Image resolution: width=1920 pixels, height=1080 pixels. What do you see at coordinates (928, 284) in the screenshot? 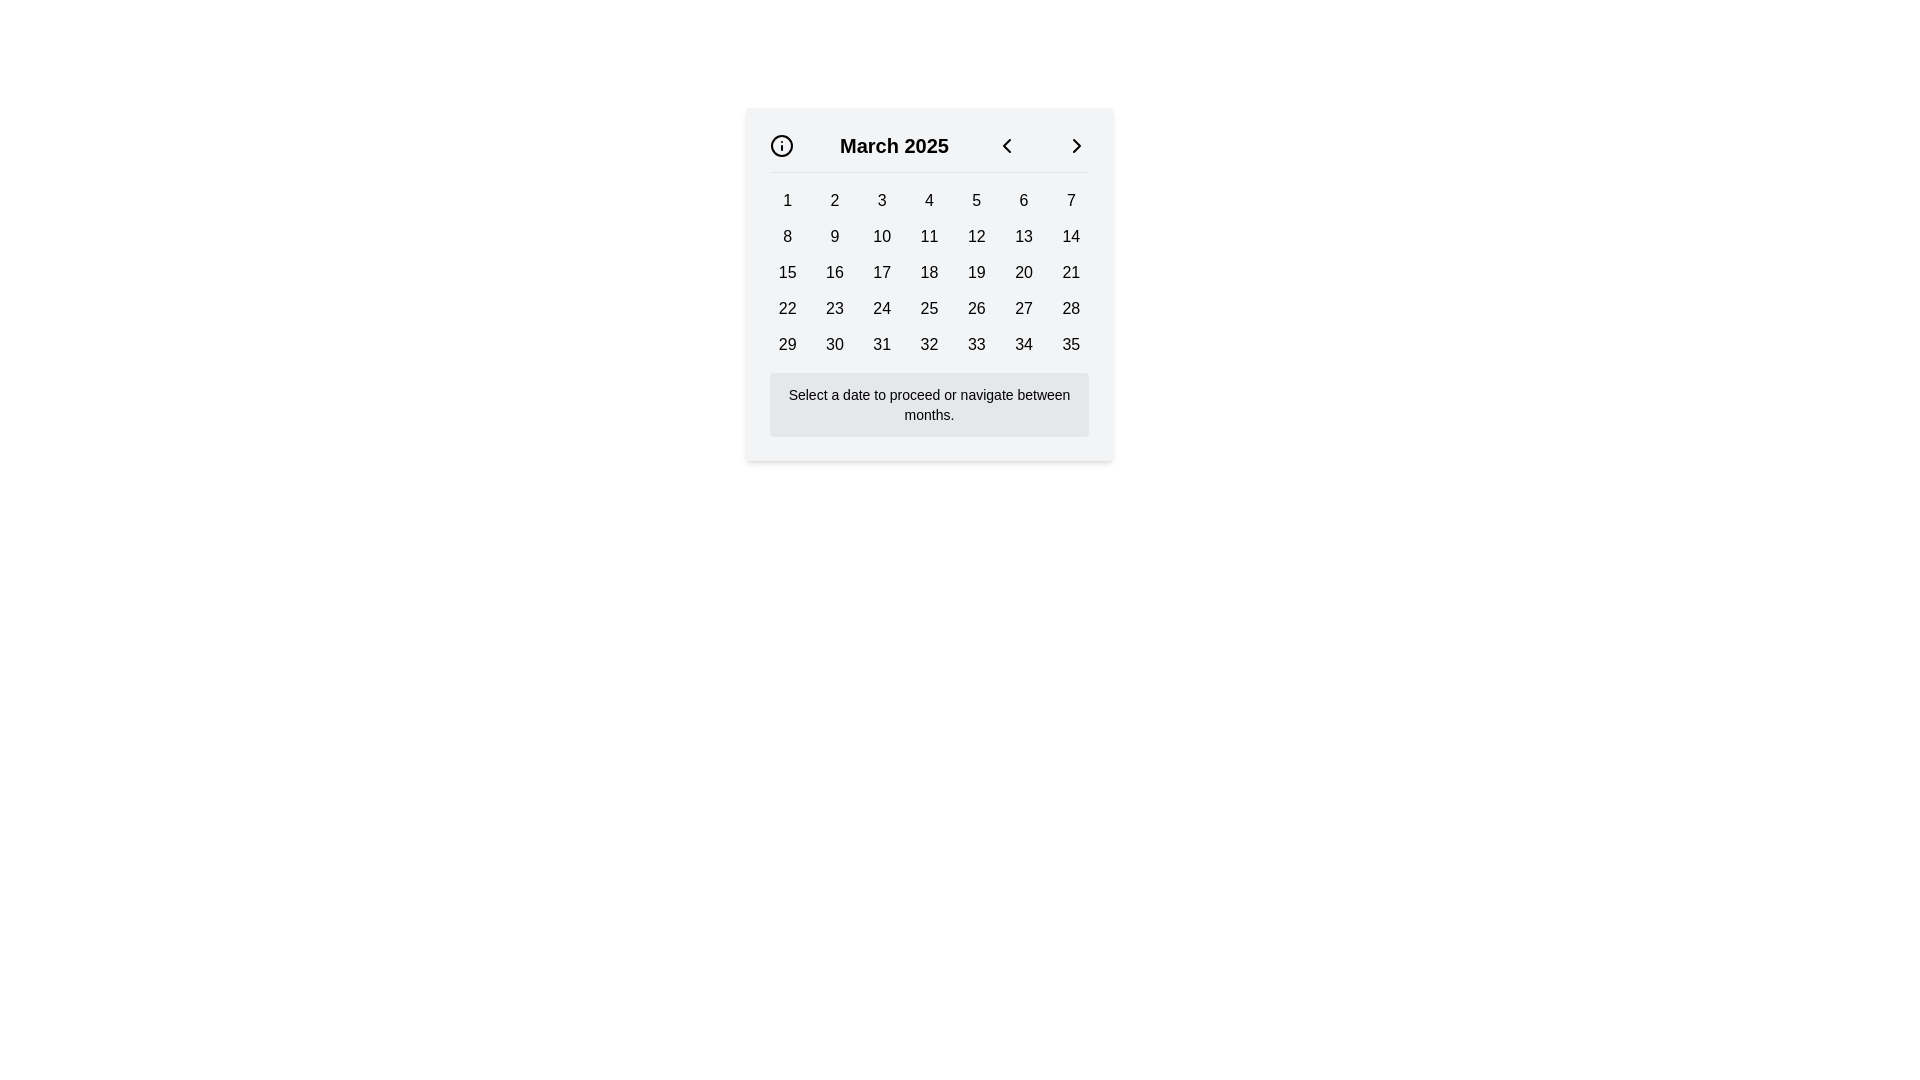
I see `a specific day in the Calendar component` at bounding box center [928, 284].